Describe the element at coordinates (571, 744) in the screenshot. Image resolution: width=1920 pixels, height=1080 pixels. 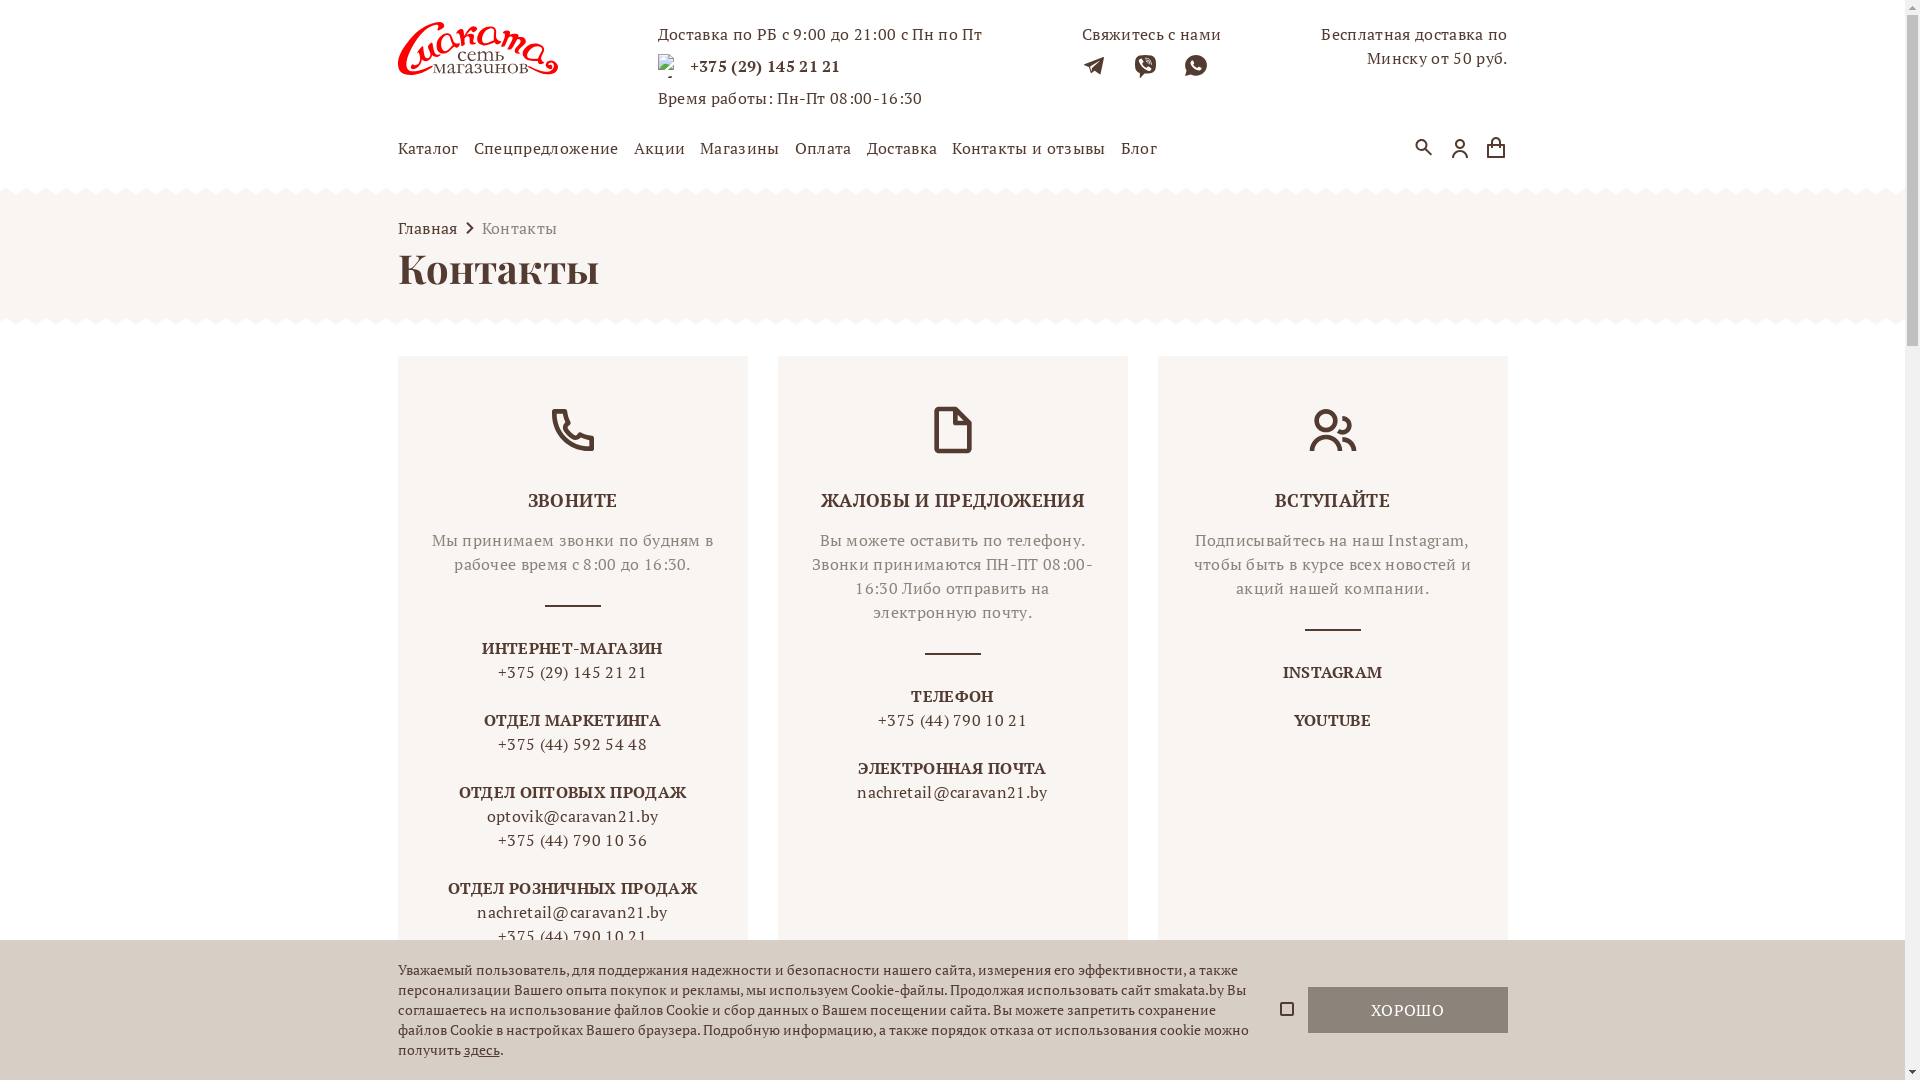
I see `'+375 (44) 592 54 48'` at that location.